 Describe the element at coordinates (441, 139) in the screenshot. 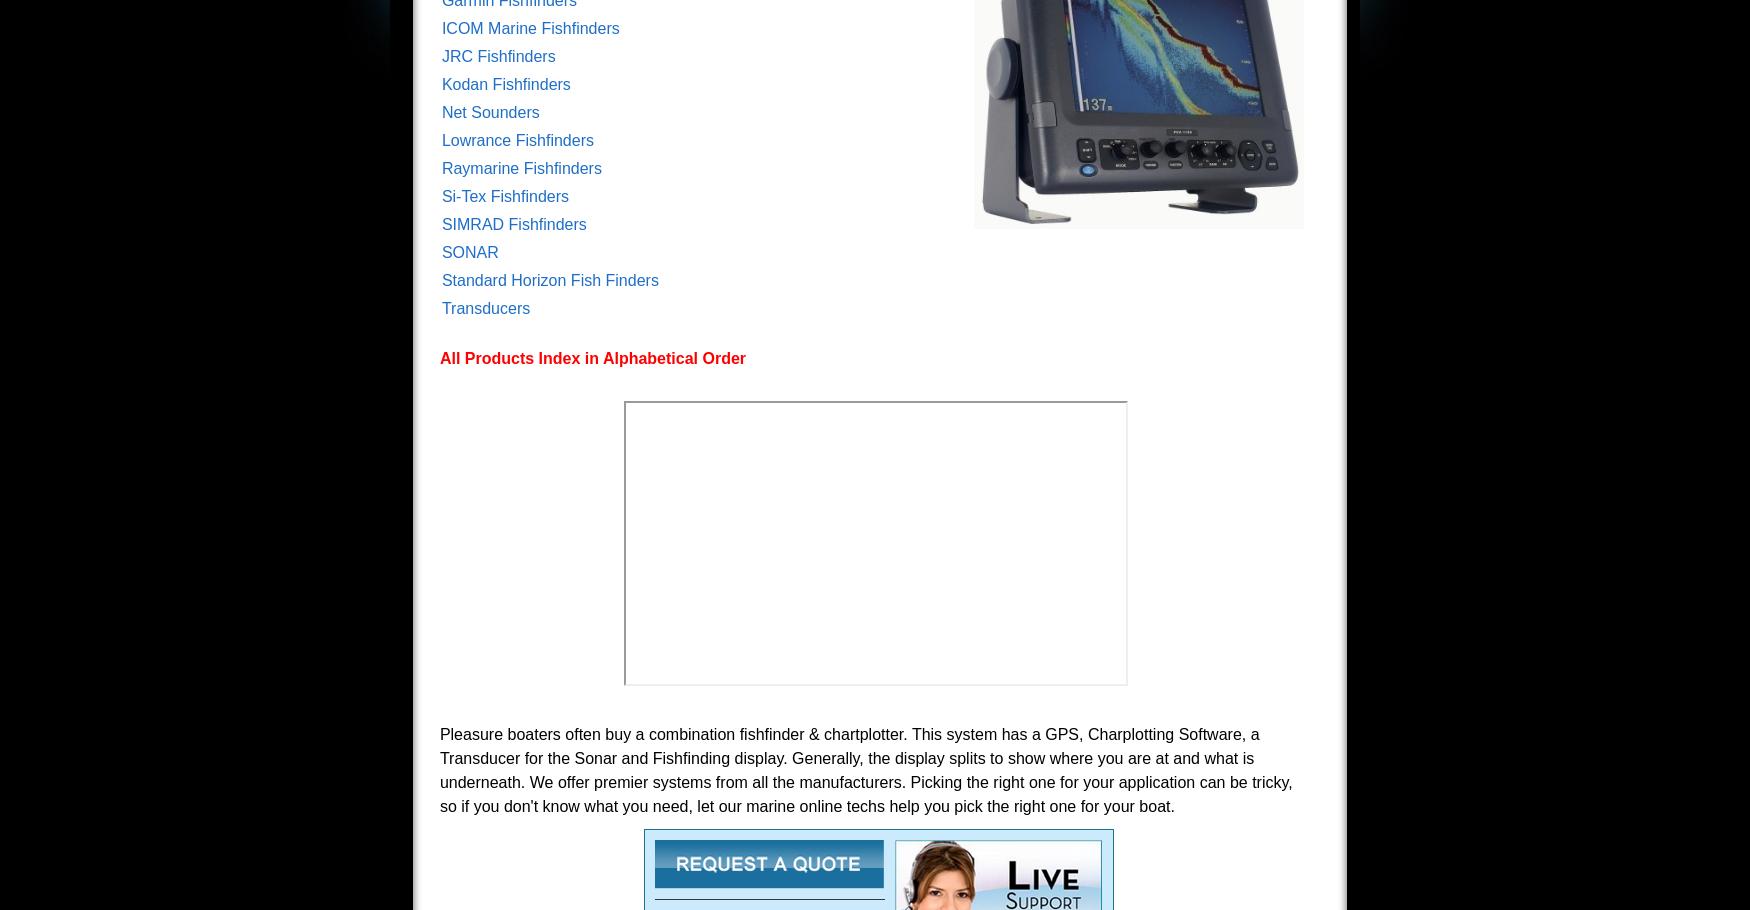

I see `'Lowrance
Fishfinders'` at that location.